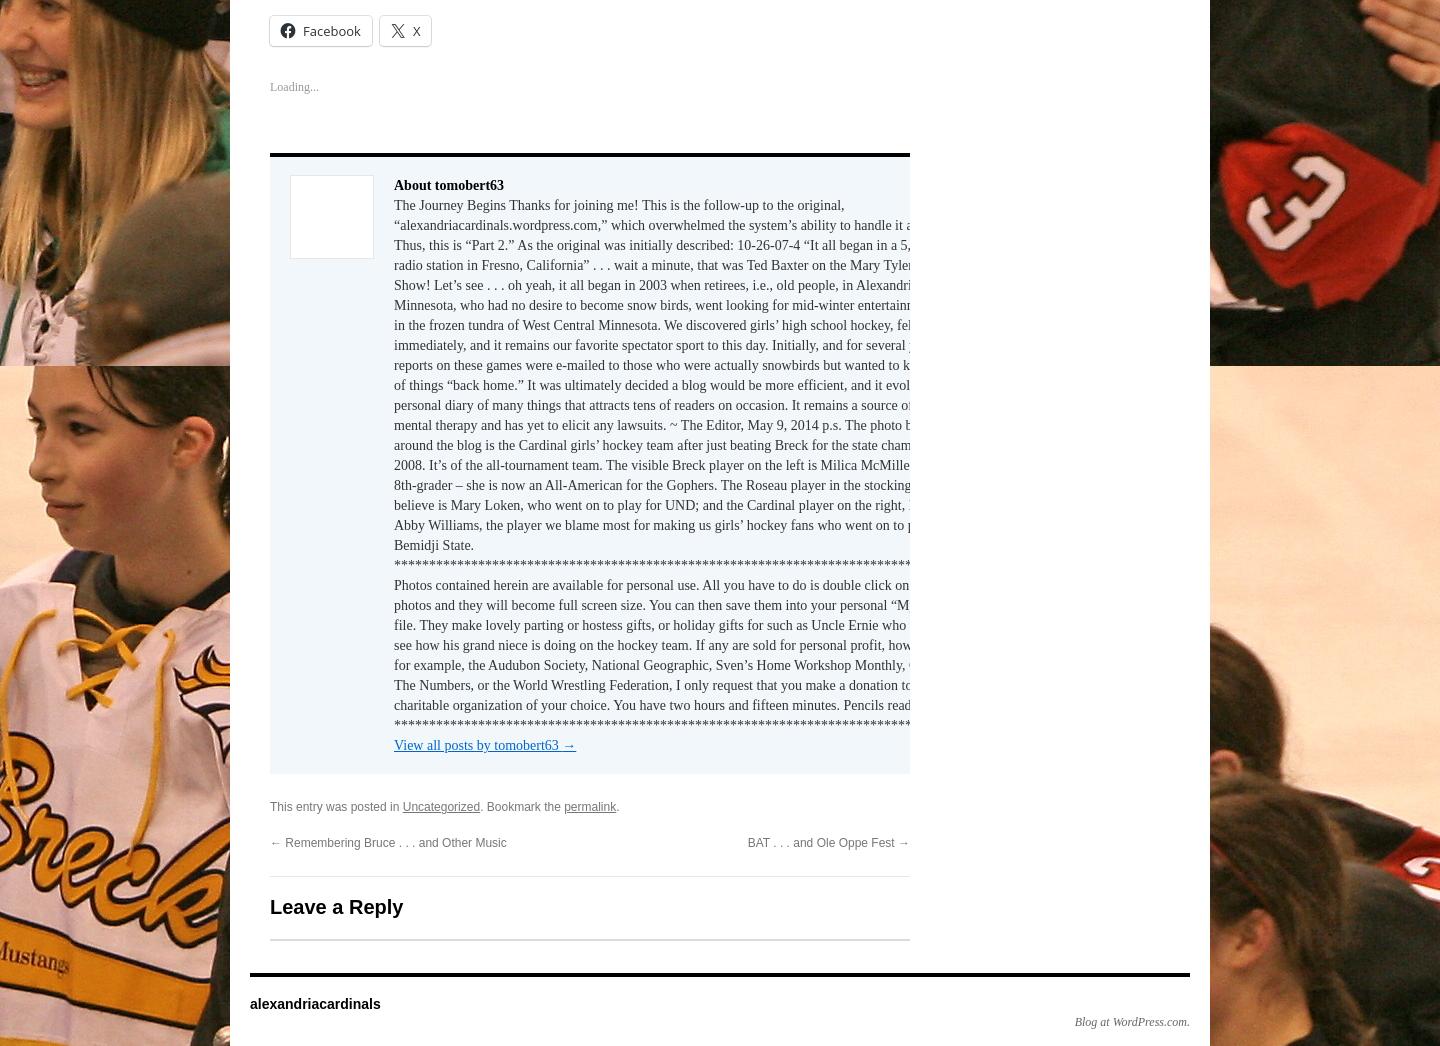  Describe the element at coordinates (822, 836) in the screenshot. I see `'BAT . . . and Ole Oppe Fest'` at that location.